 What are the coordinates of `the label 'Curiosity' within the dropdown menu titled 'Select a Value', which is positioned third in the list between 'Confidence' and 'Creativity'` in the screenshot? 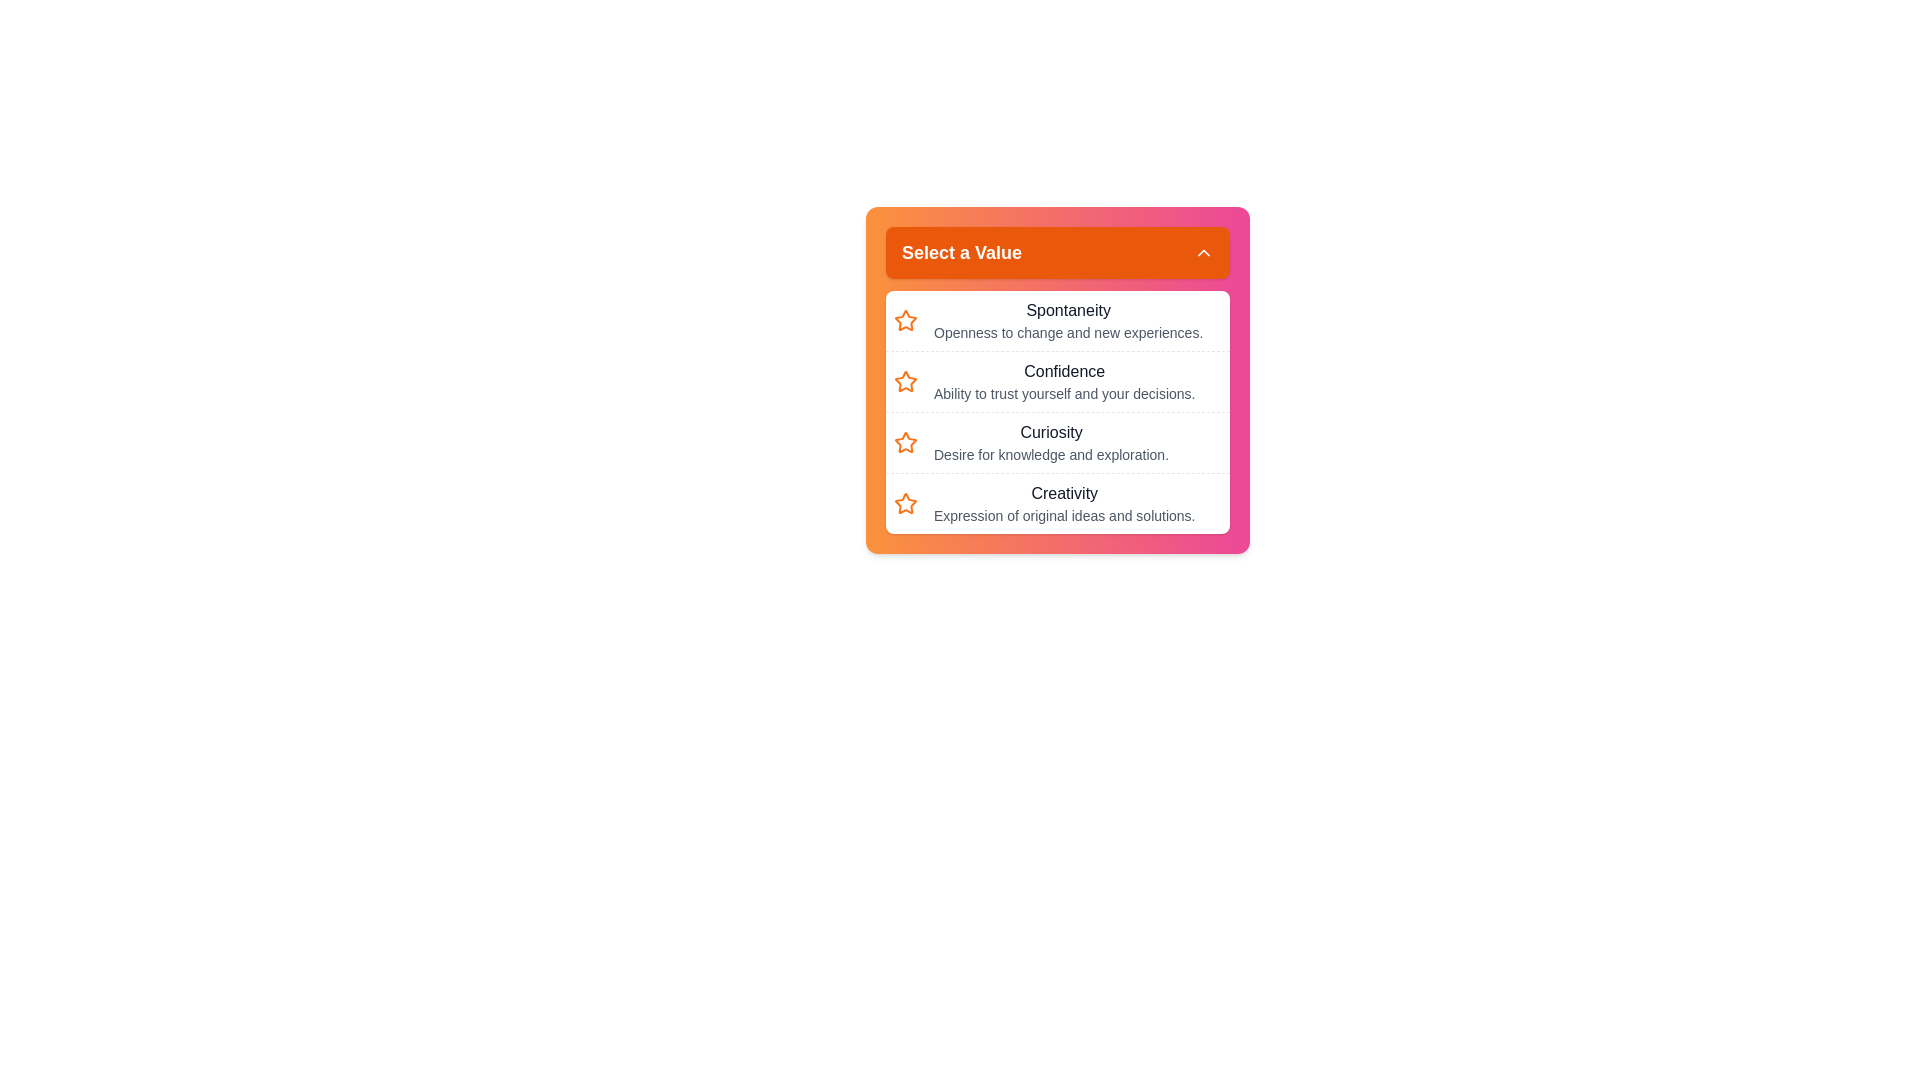 It's located at (1050, 431).